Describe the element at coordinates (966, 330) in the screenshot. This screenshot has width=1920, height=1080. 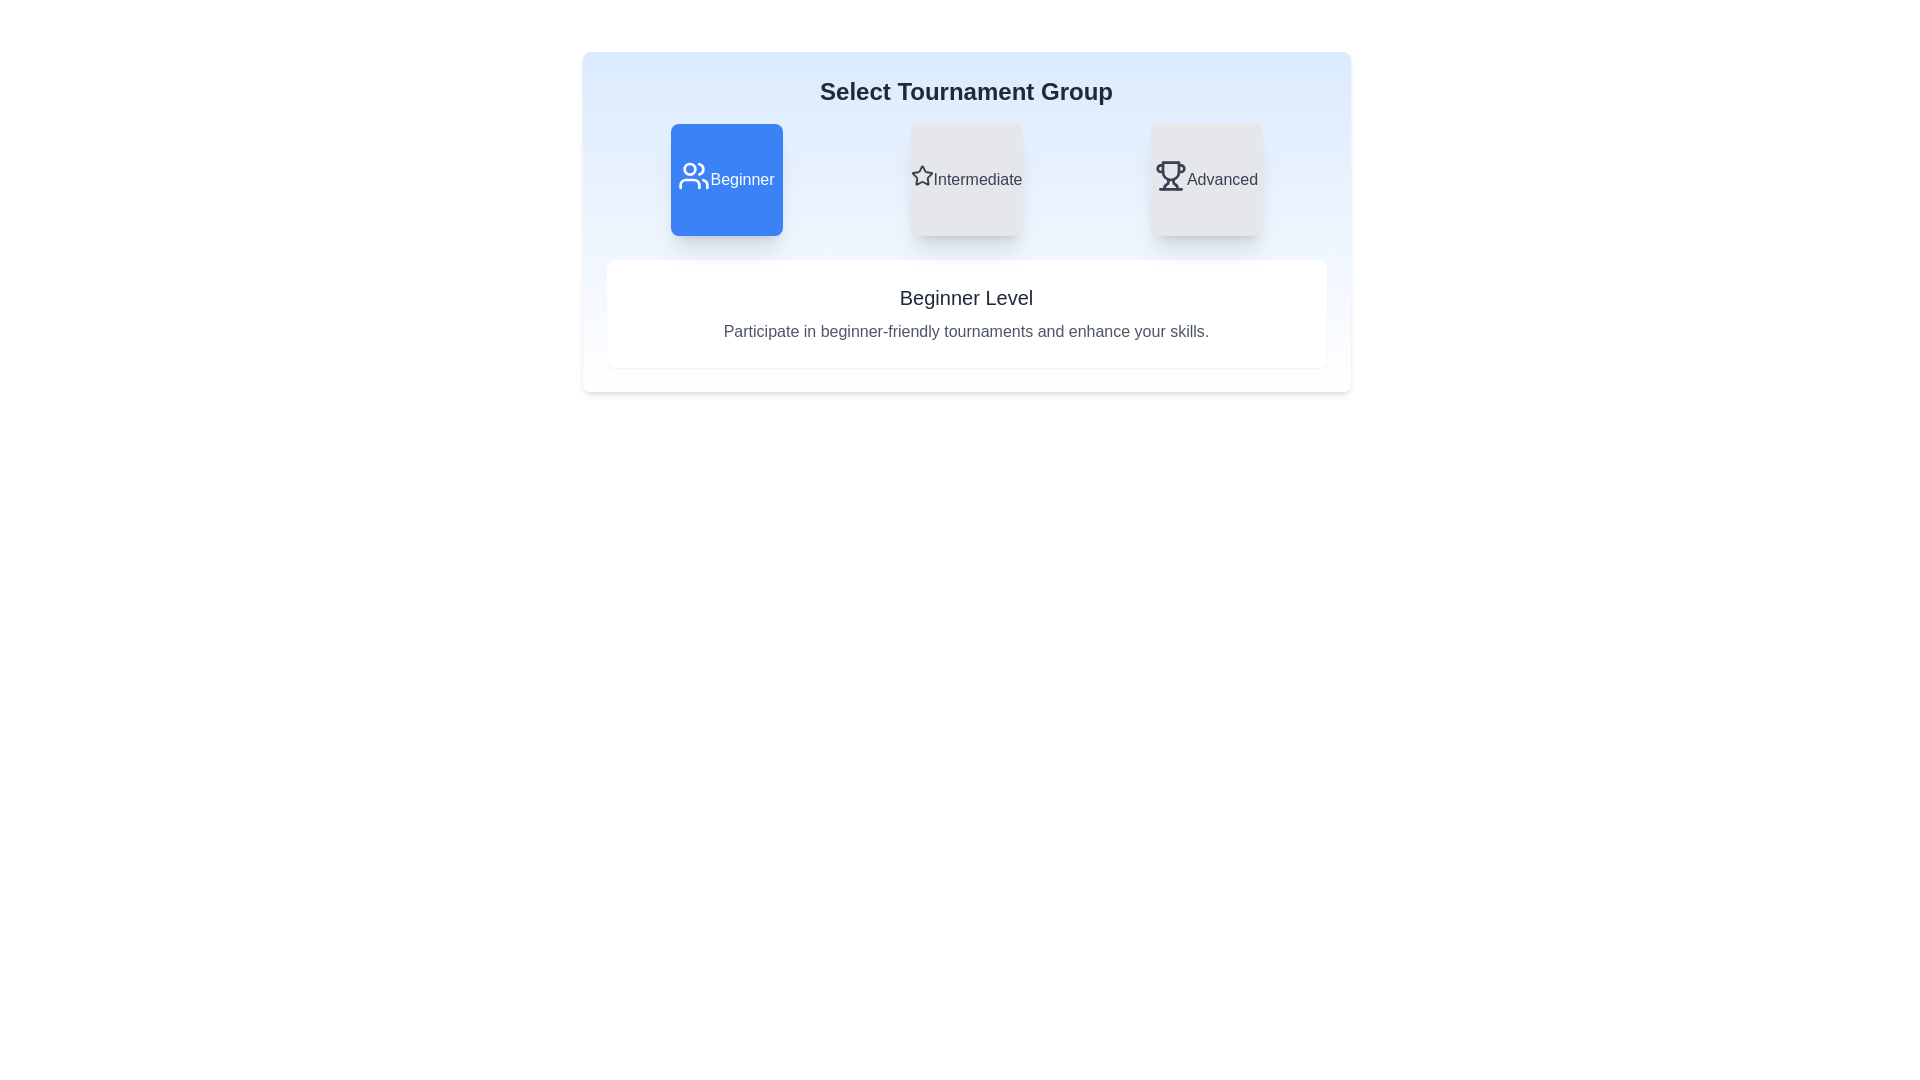
I see `the text display element containing 'Participate in beginner-friendly tournaments and enhance your skills.' located below the title 'Beginner Level'` at that location.